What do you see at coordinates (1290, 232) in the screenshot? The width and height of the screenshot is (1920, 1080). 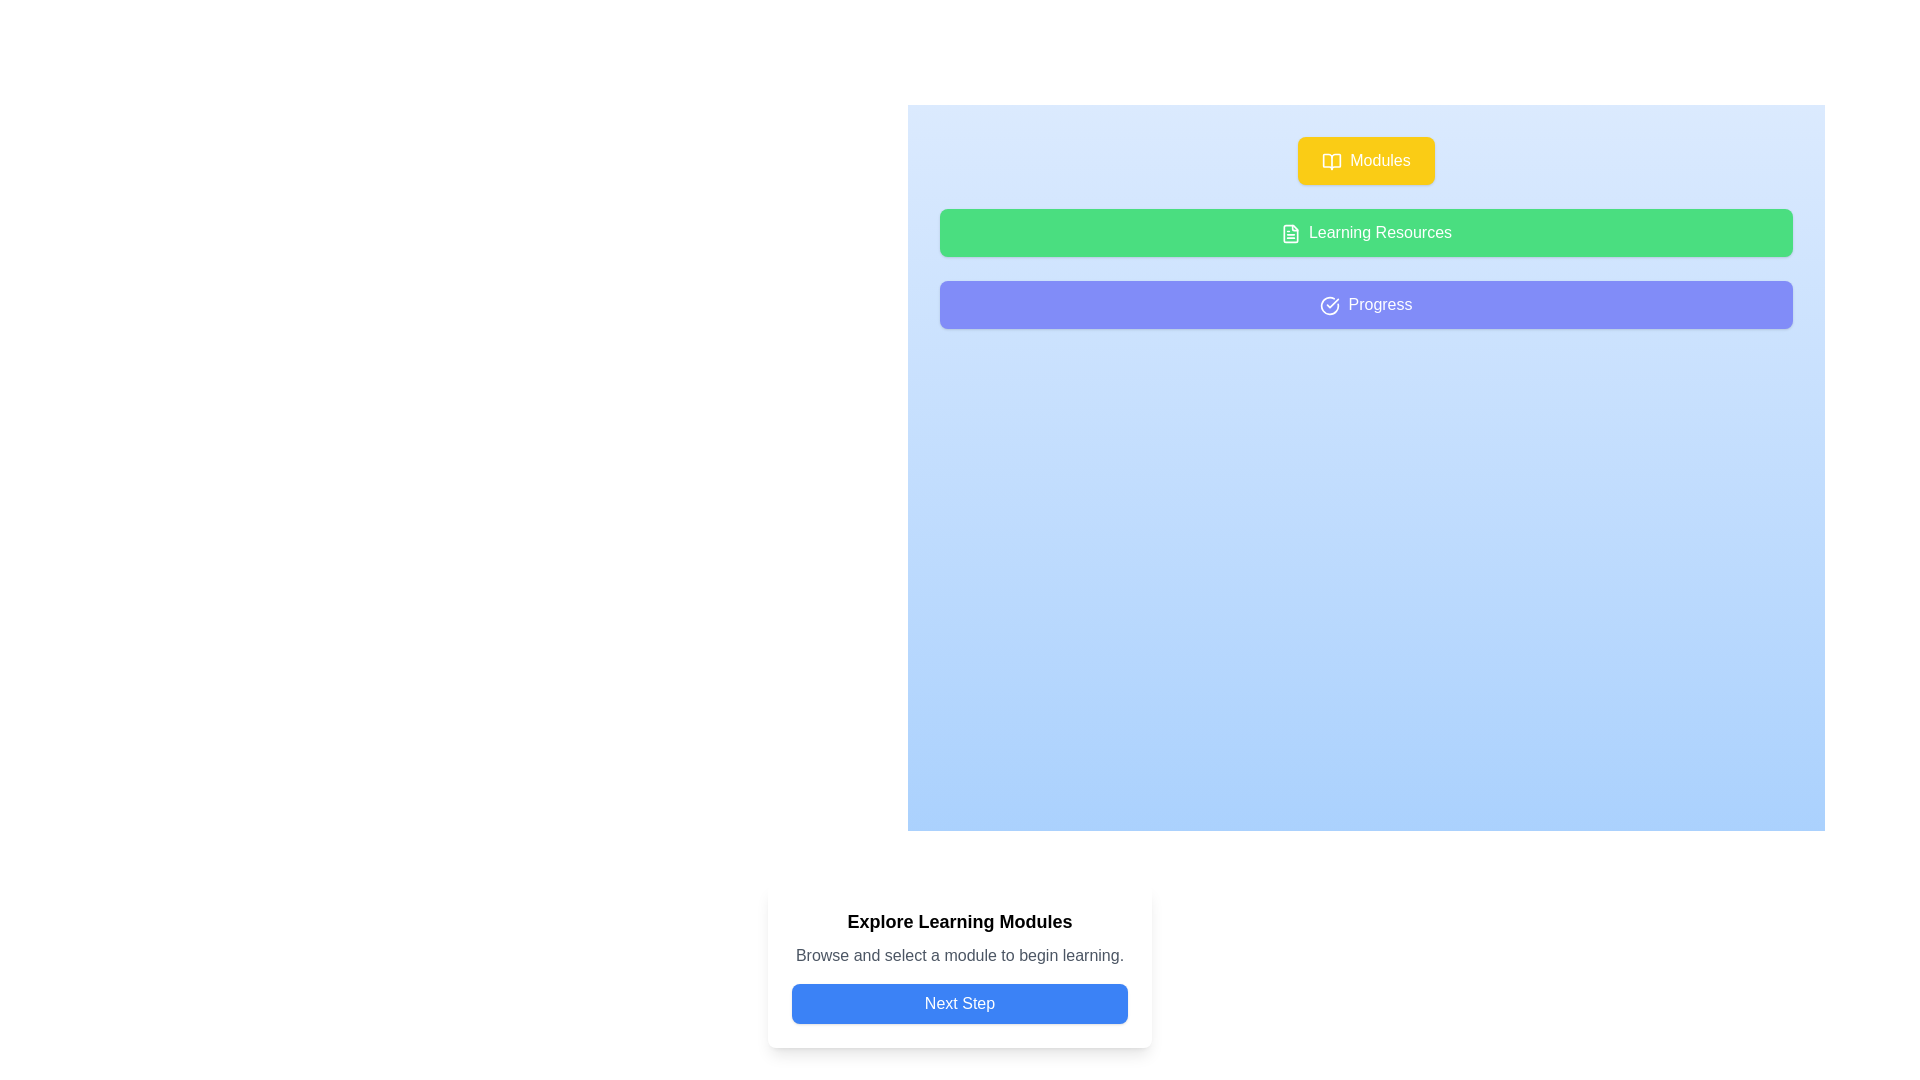 I see `the document icon located to the left of the 'Learning Resources' text within the green button to initiate its action` at bounding box center [1290, 232].